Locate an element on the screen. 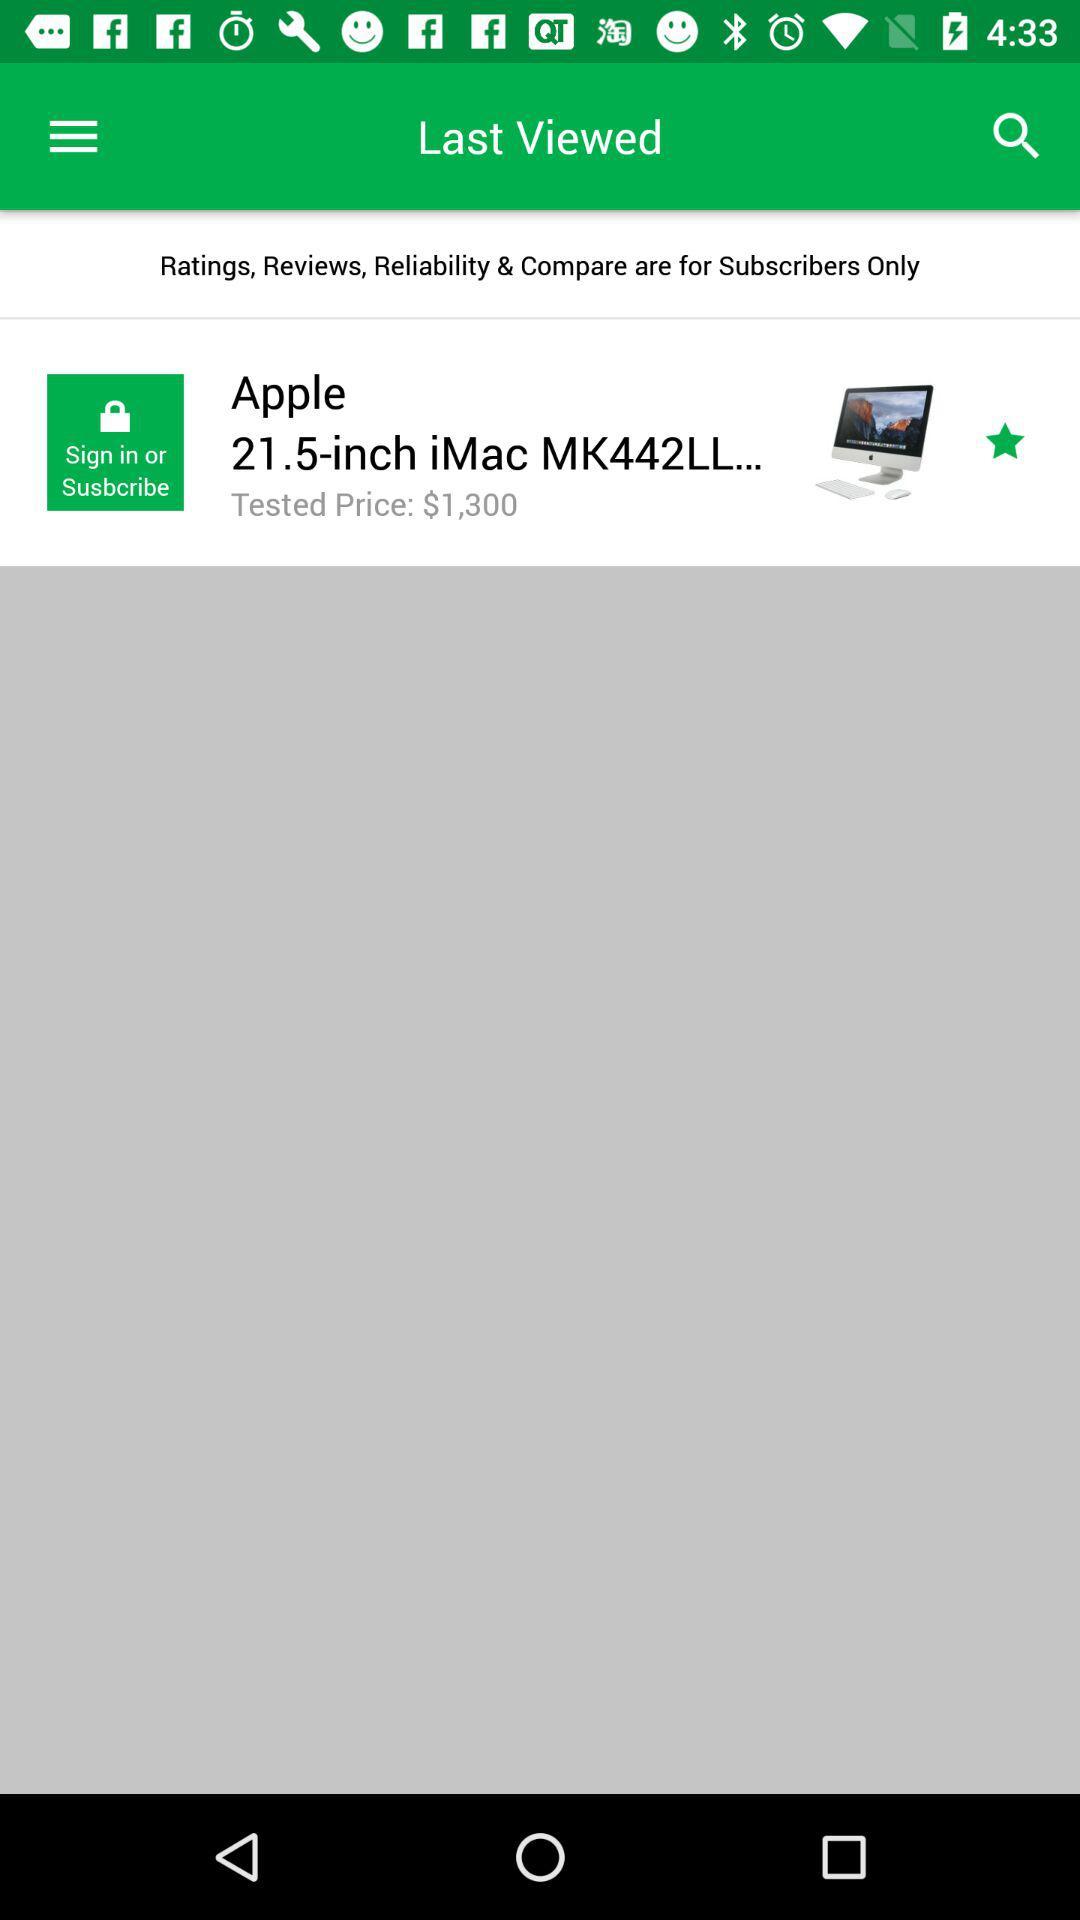 This screenshot has width=1080, height=1920. item above ratings reviews reliability icon is located at coordinates (1017, 135).